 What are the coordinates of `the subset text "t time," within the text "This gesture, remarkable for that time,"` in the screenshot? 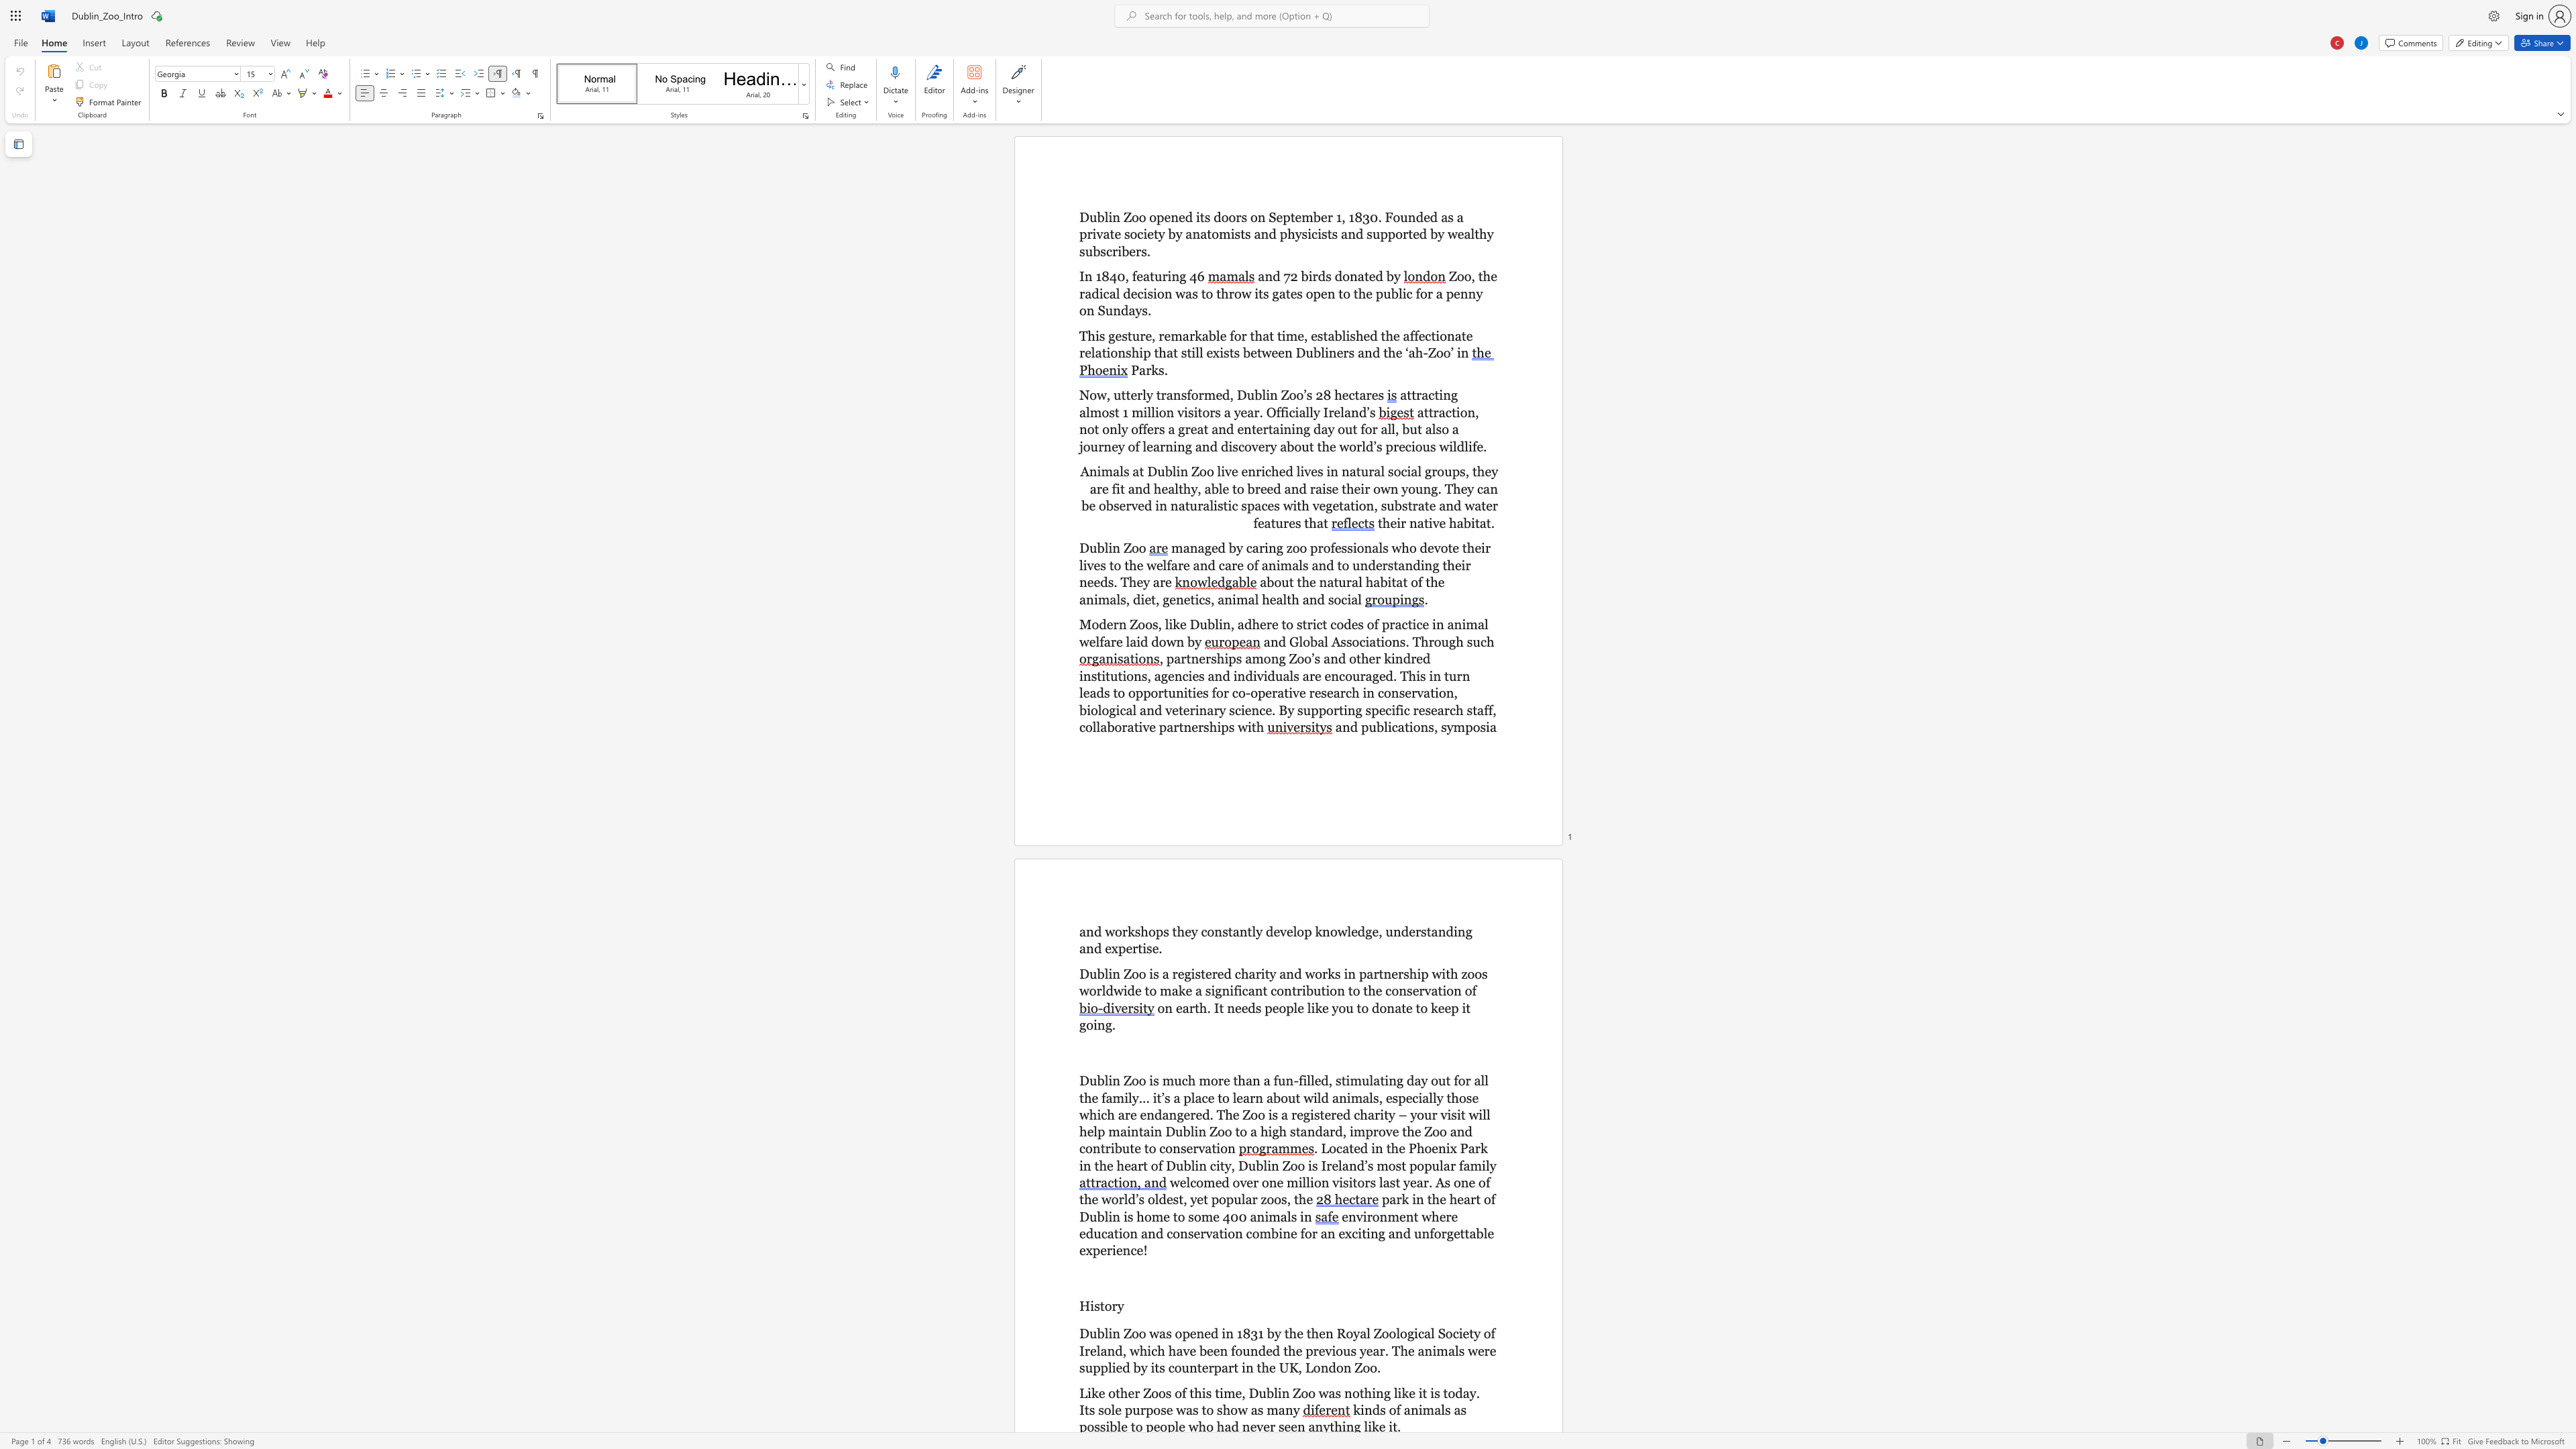 It's located at (1268, 335).